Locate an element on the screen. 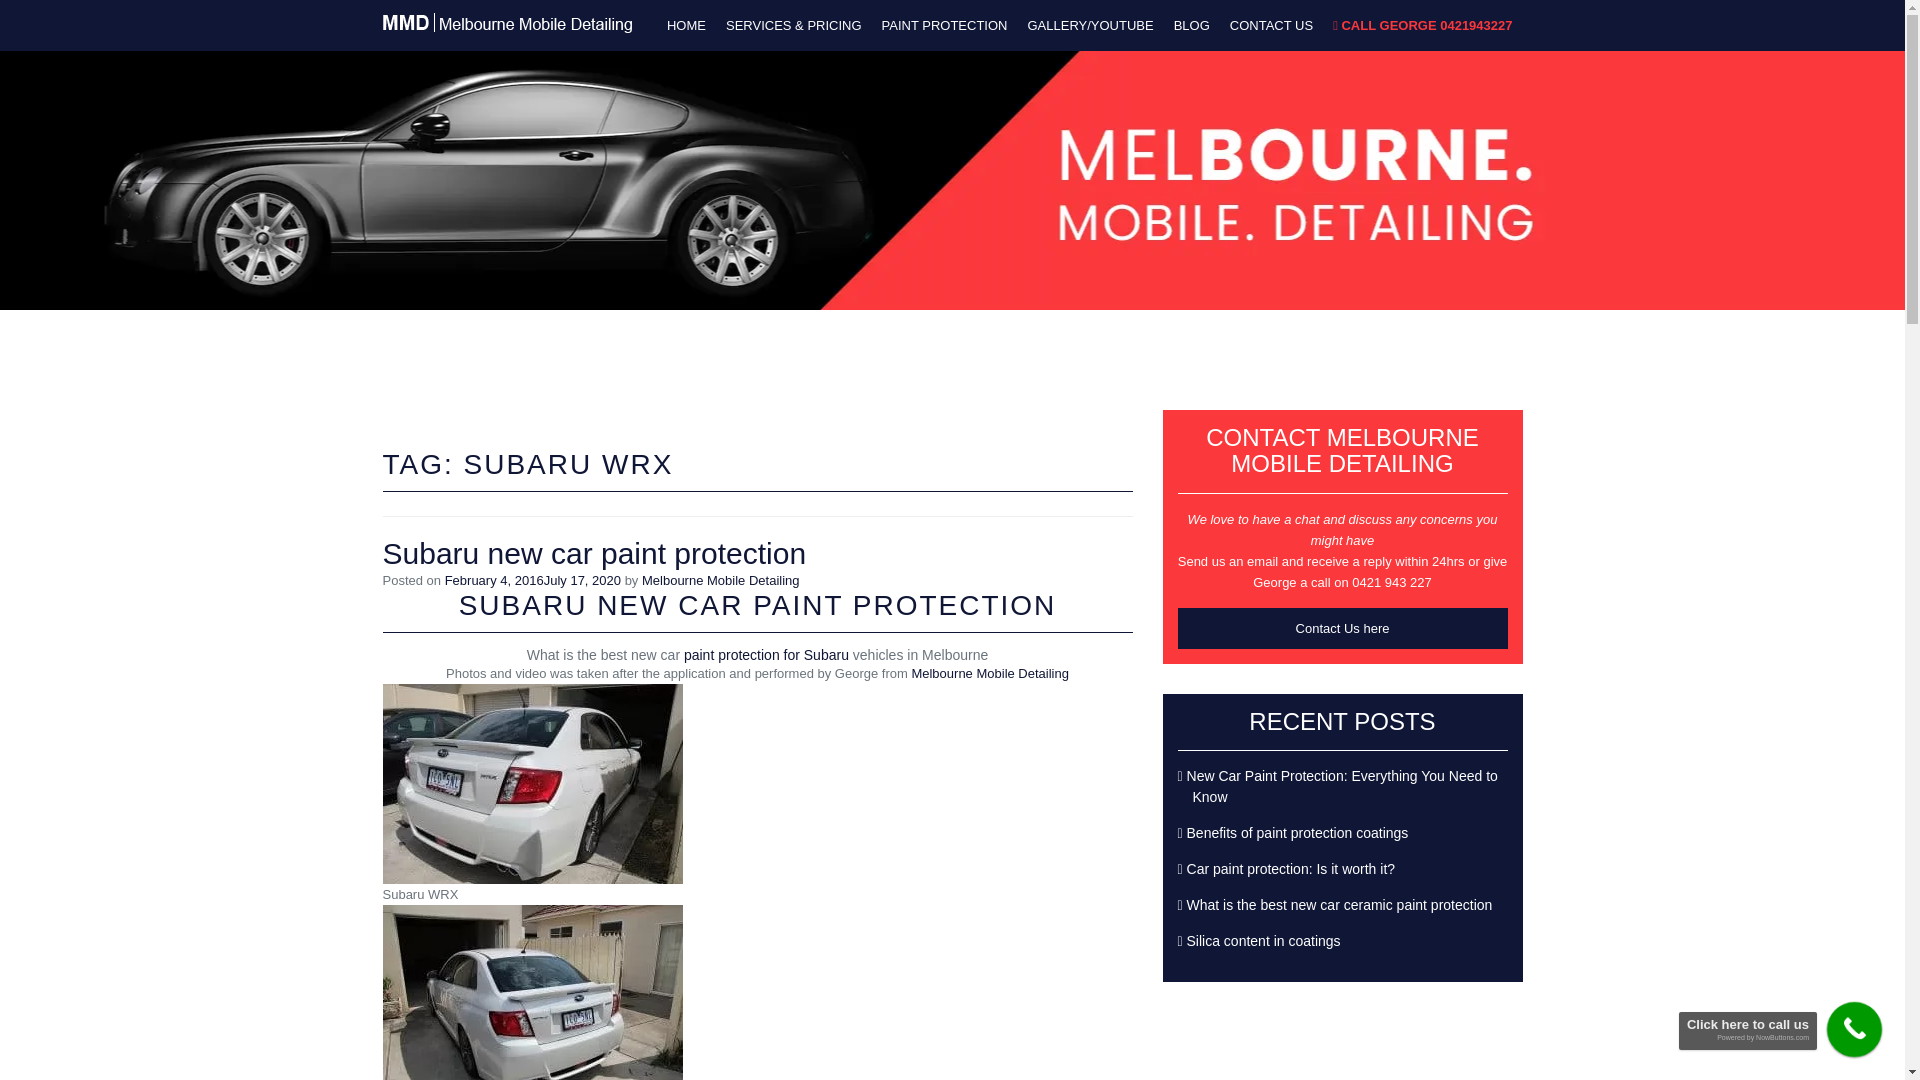  'HOME' is located at coordinates (686, 25).